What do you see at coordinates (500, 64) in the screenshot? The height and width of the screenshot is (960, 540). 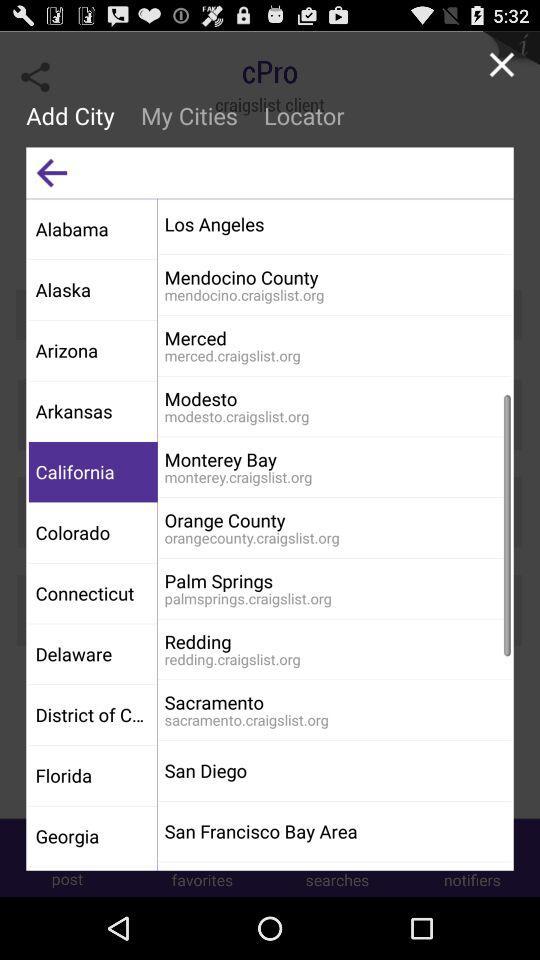 I see `out of options` at bounding box center [500, 64].